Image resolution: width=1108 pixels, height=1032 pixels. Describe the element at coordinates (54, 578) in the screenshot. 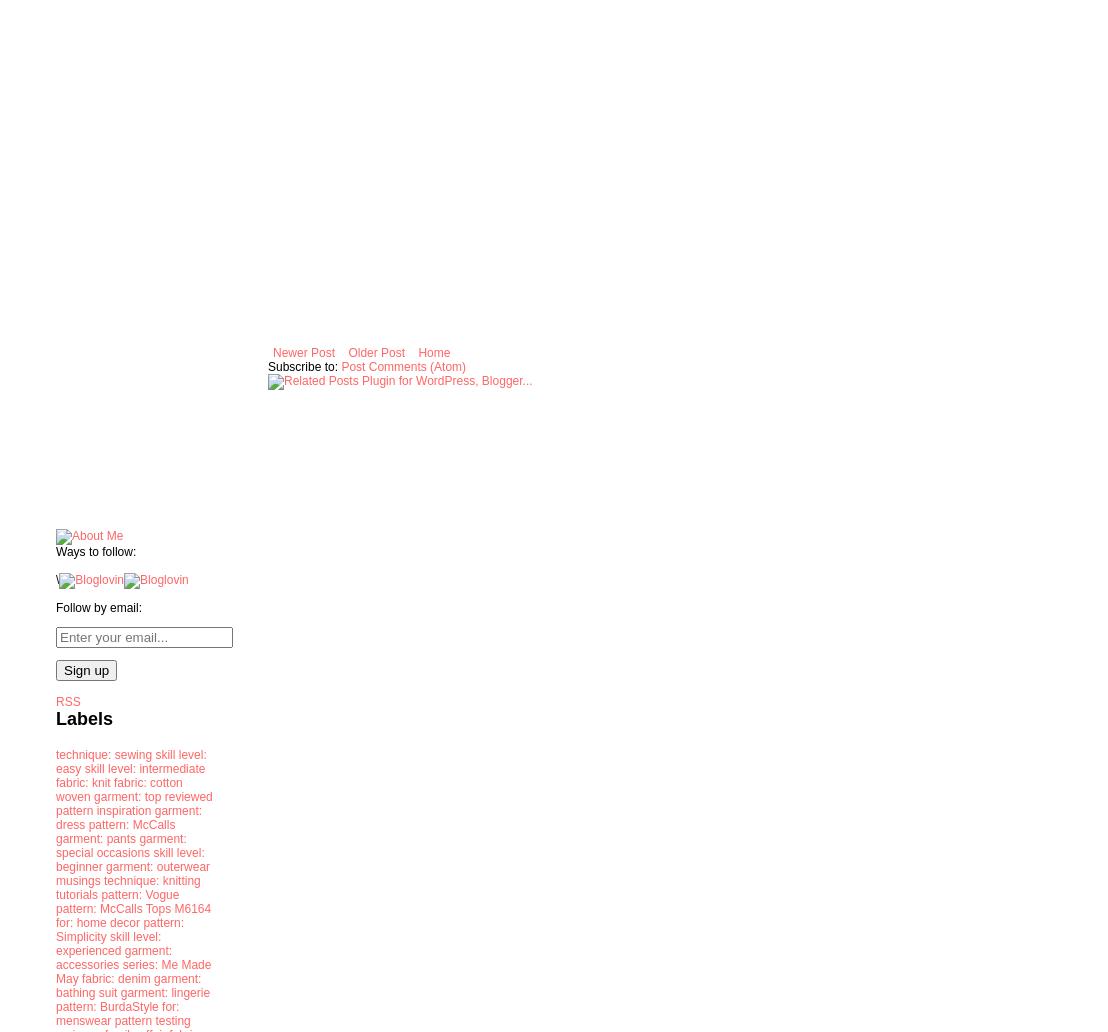

I see `'\'` at that location.